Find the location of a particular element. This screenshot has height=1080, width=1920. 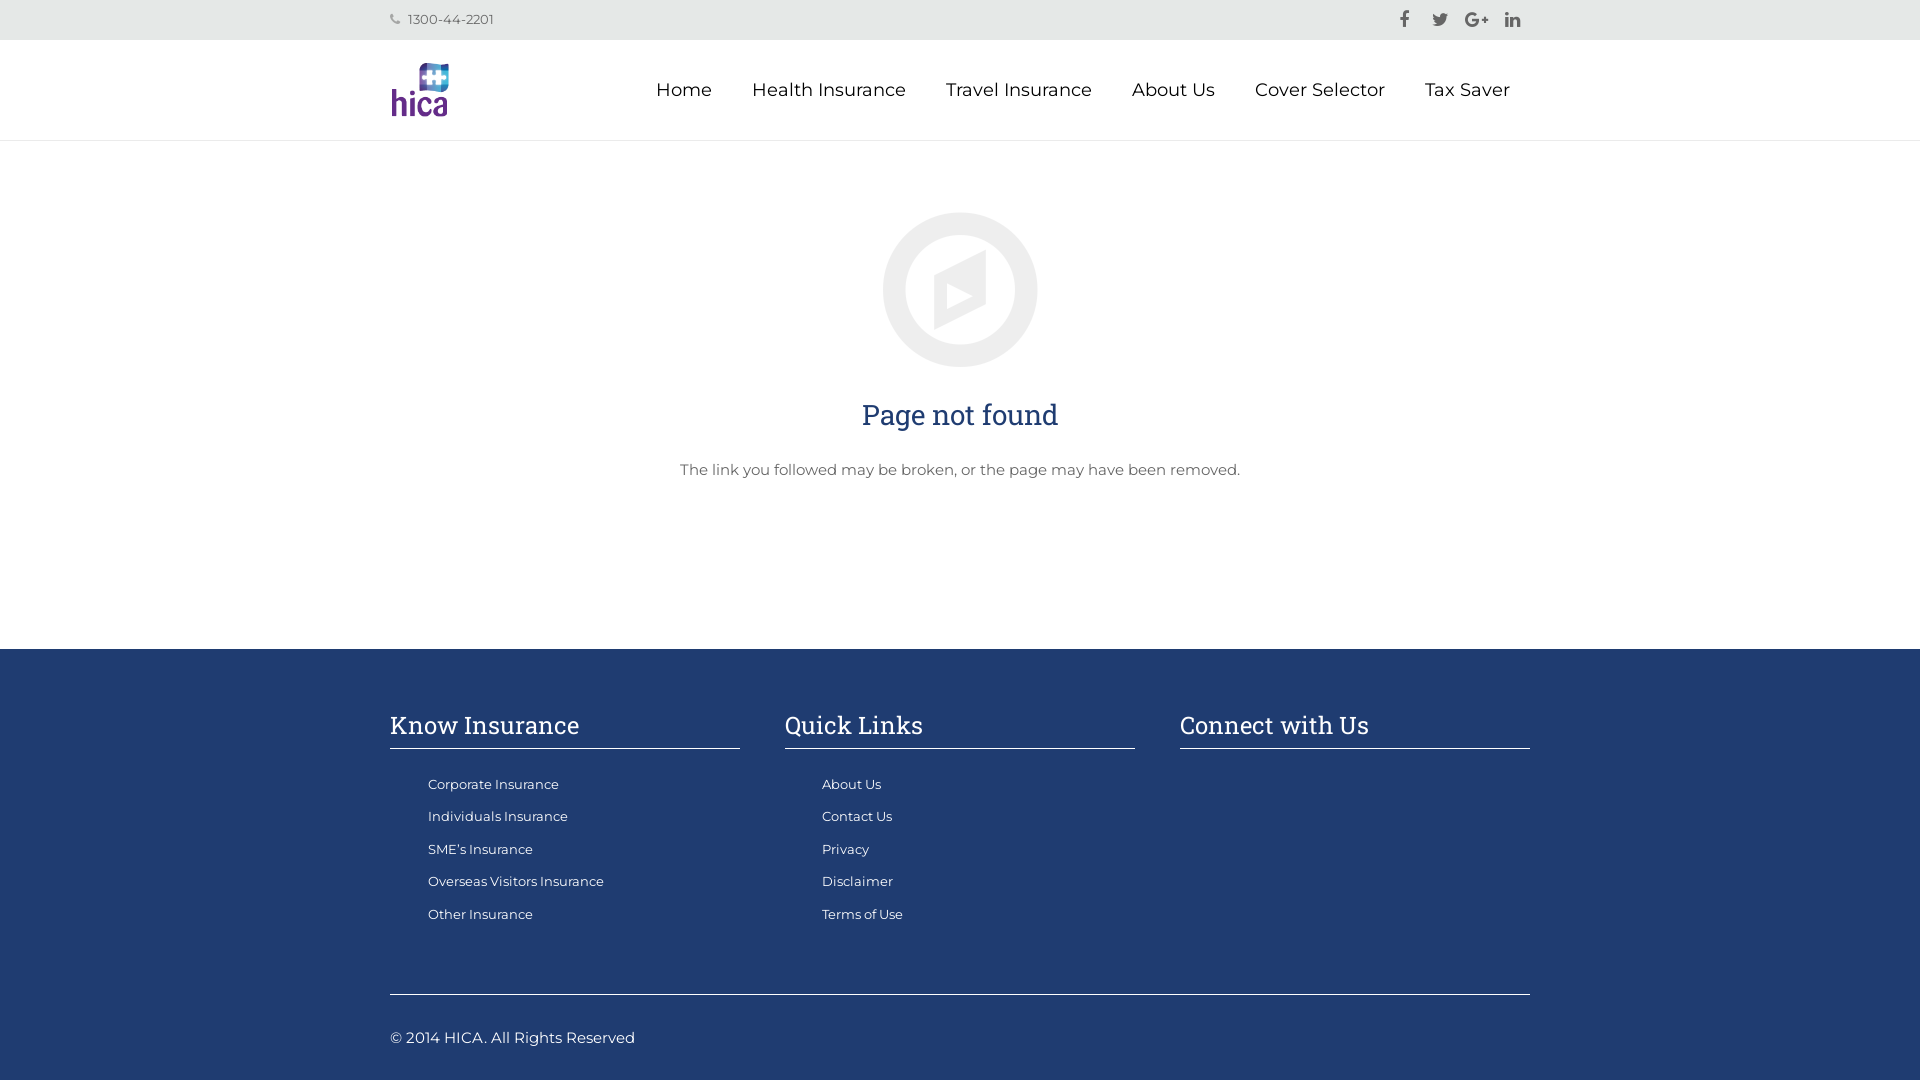

'Individuals Insurance' is located at coordinates (426, 816).